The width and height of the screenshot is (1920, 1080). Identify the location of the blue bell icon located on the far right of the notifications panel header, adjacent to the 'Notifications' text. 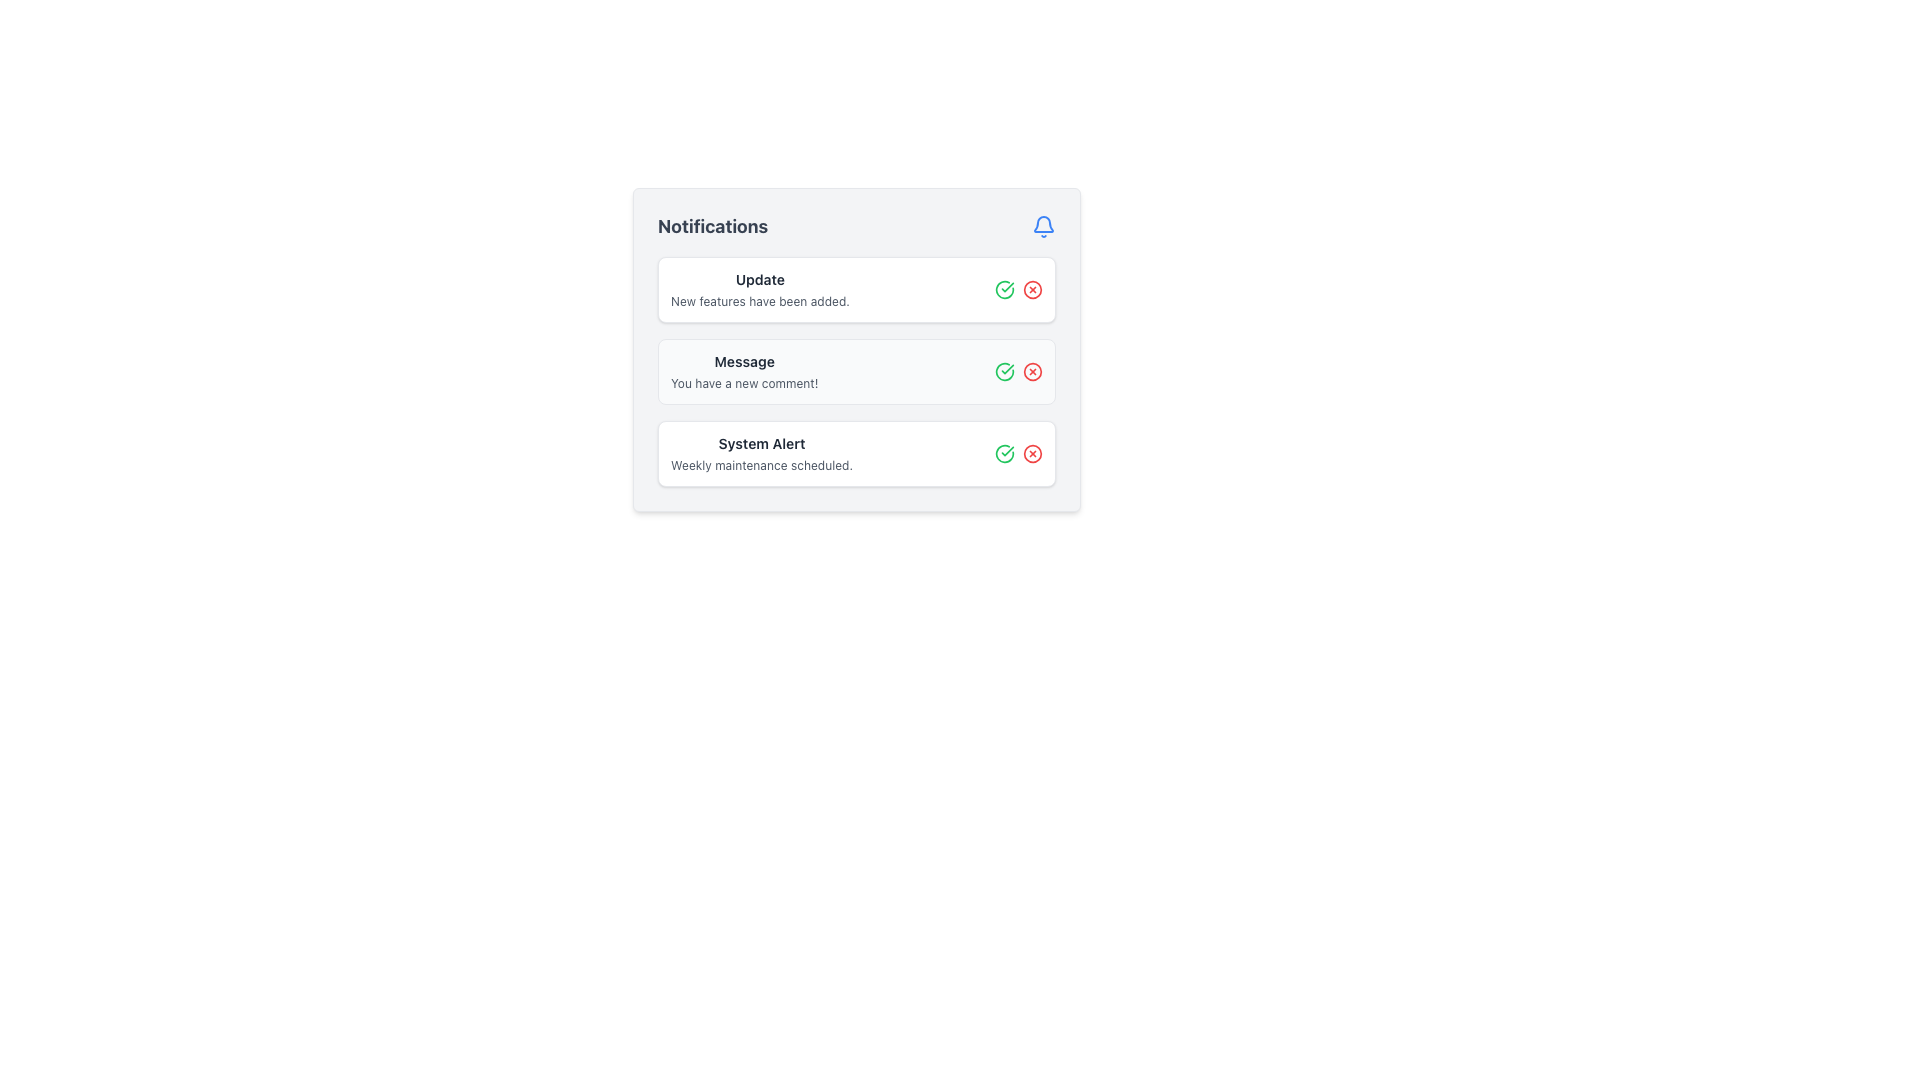
(1042, 226).